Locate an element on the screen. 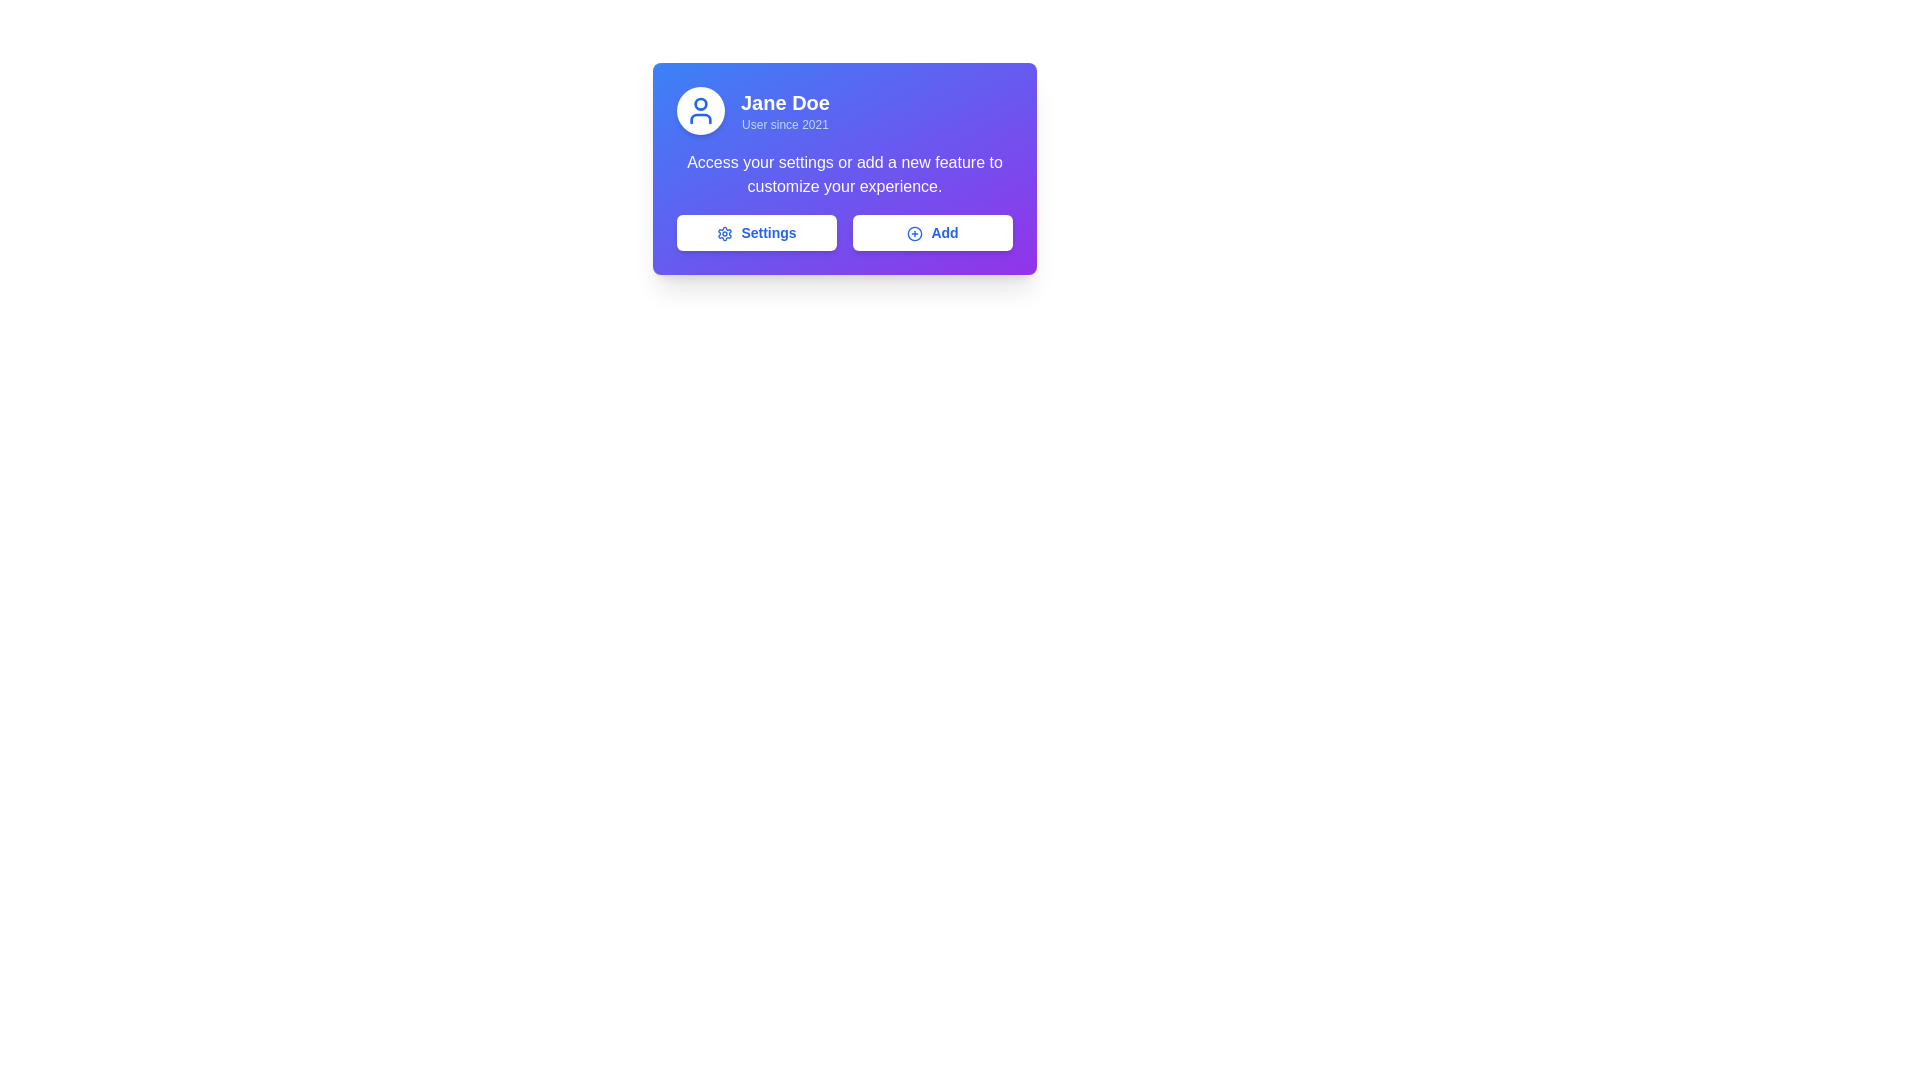 The height and width of the screenshot is (1080, 1920). the user information text display located in the top-right region of the purple card, to the right of the user icon is located at coordinates (784, 111).